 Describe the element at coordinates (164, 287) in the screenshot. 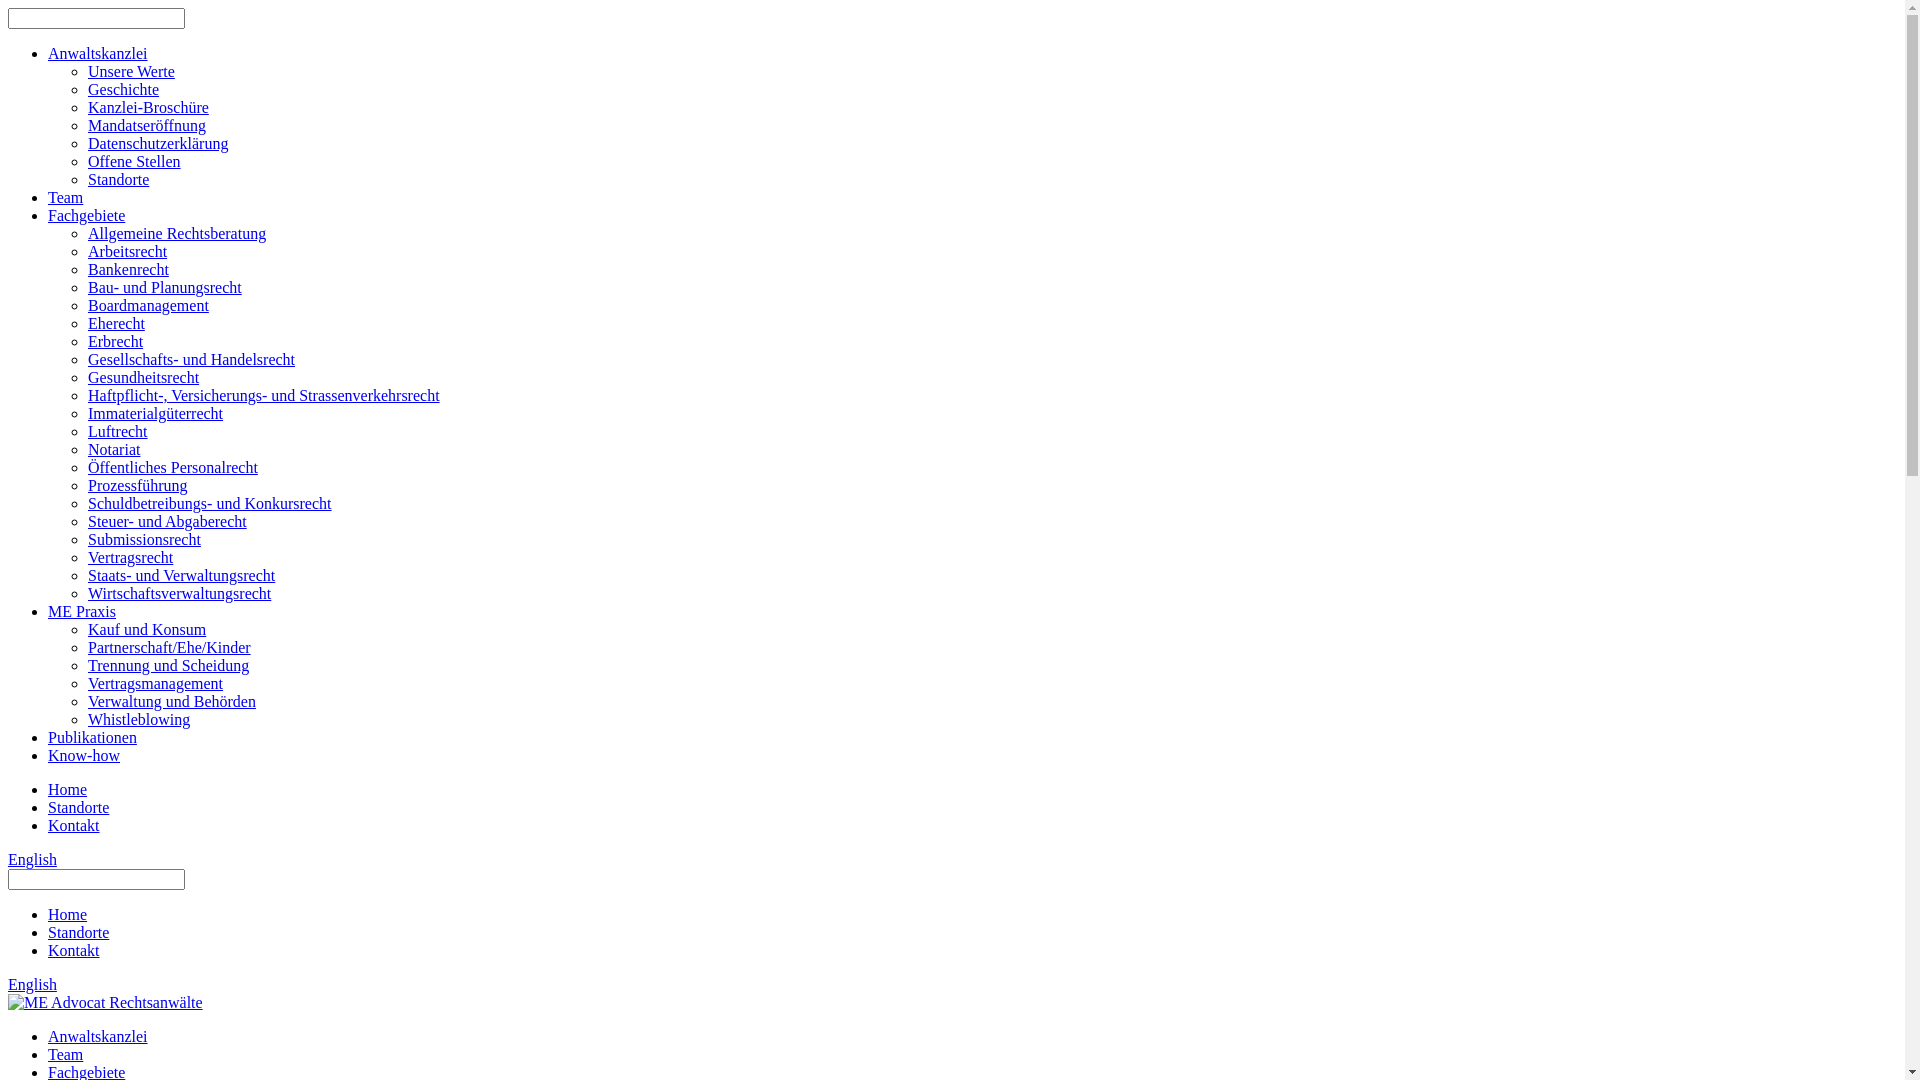

I see `'Bau- und Planungsrecht'` at that location.